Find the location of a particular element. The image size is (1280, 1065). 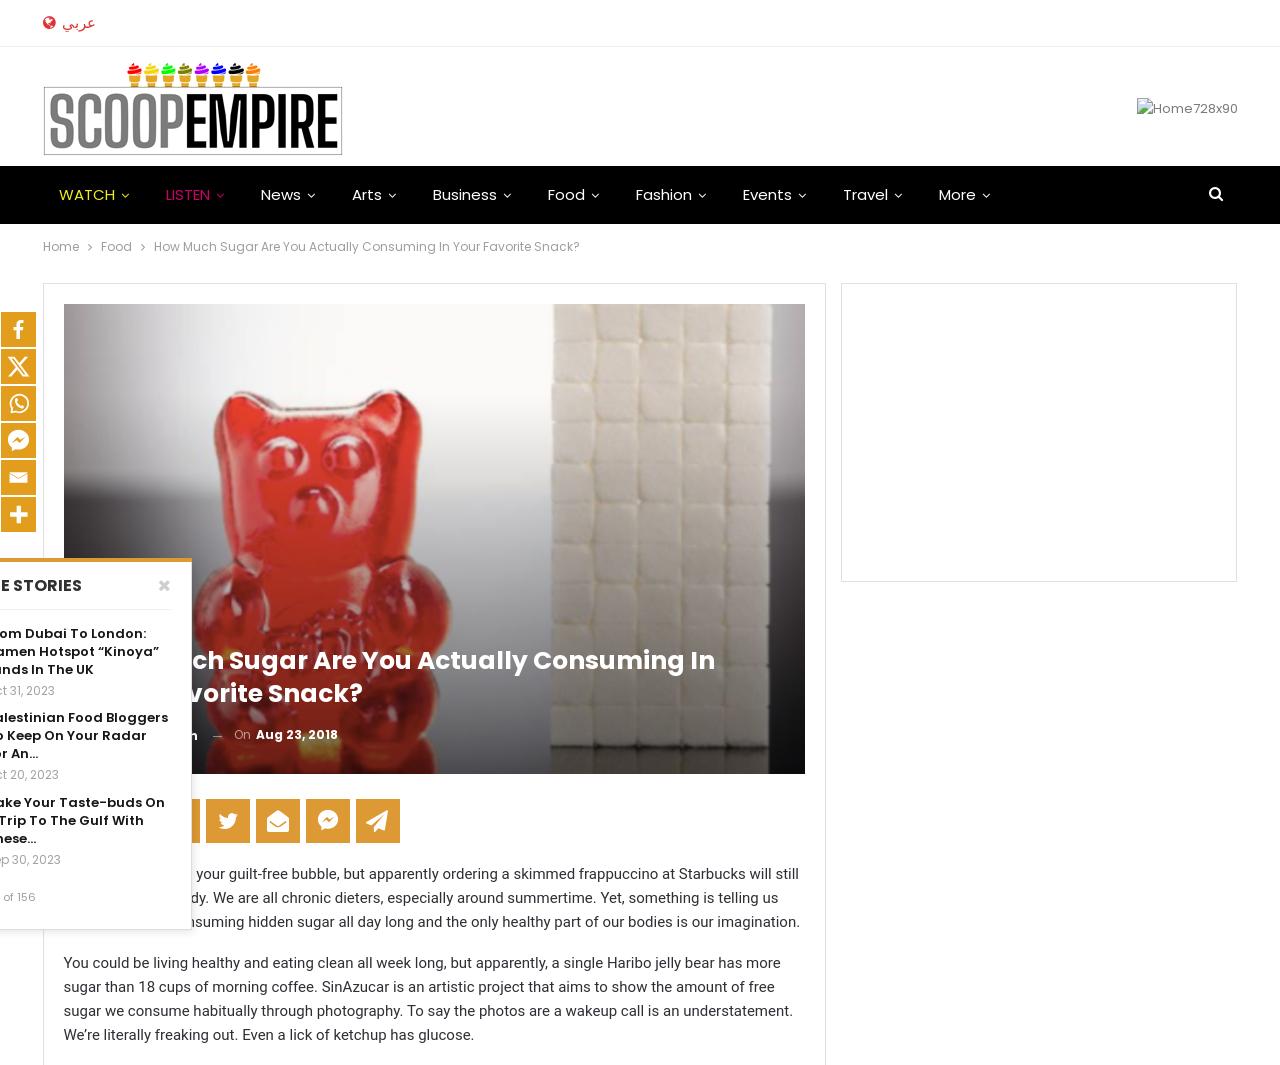

'Arts' is located at coordinates (365, 193).